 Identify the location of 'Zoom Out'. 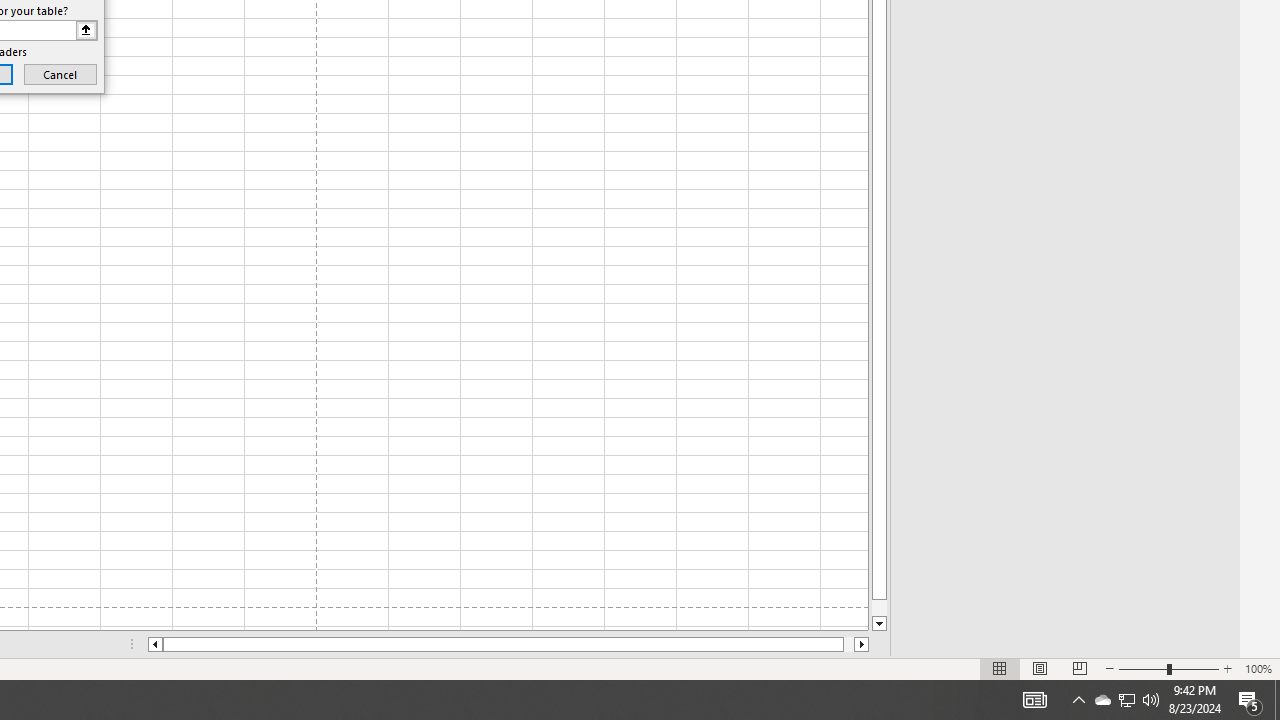
(1143, 669).